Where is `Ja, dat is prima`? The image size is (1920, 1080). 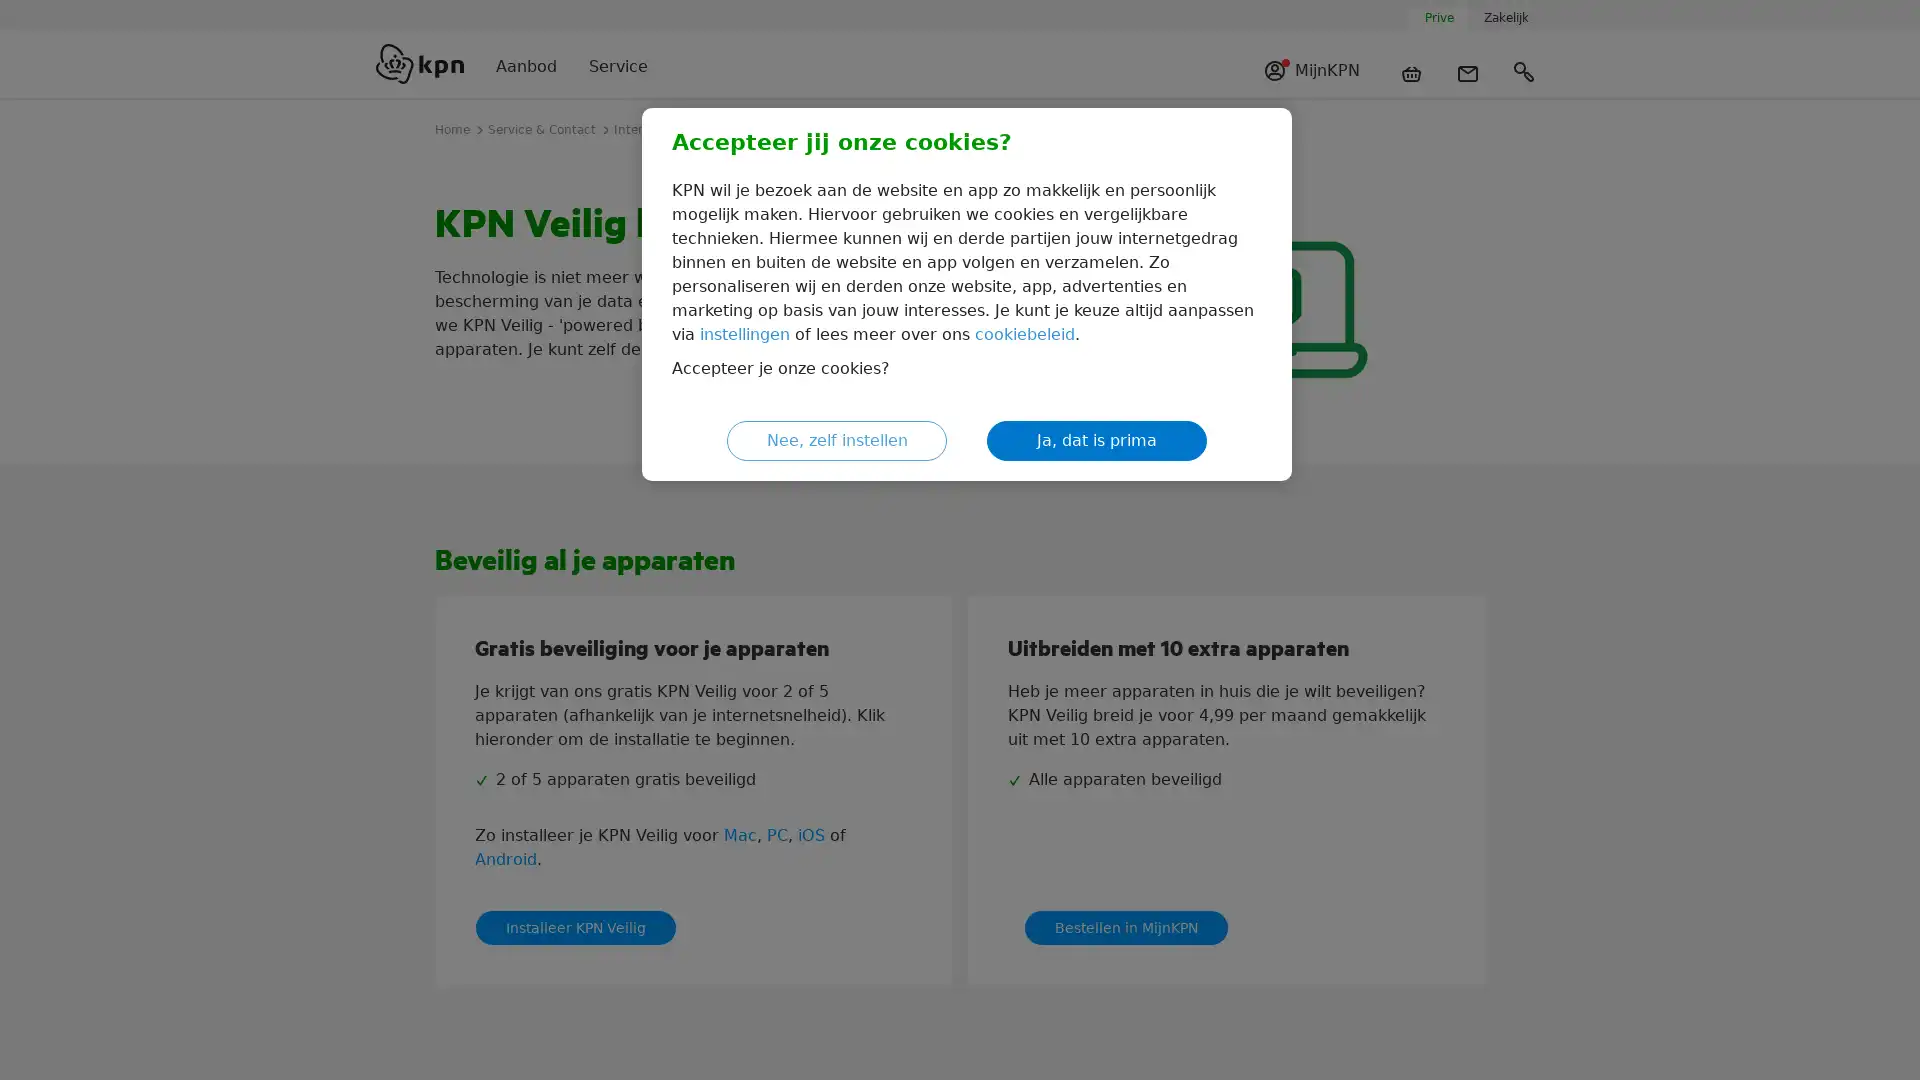
Ja, dat is prima is located at coordinates (1096, 438).